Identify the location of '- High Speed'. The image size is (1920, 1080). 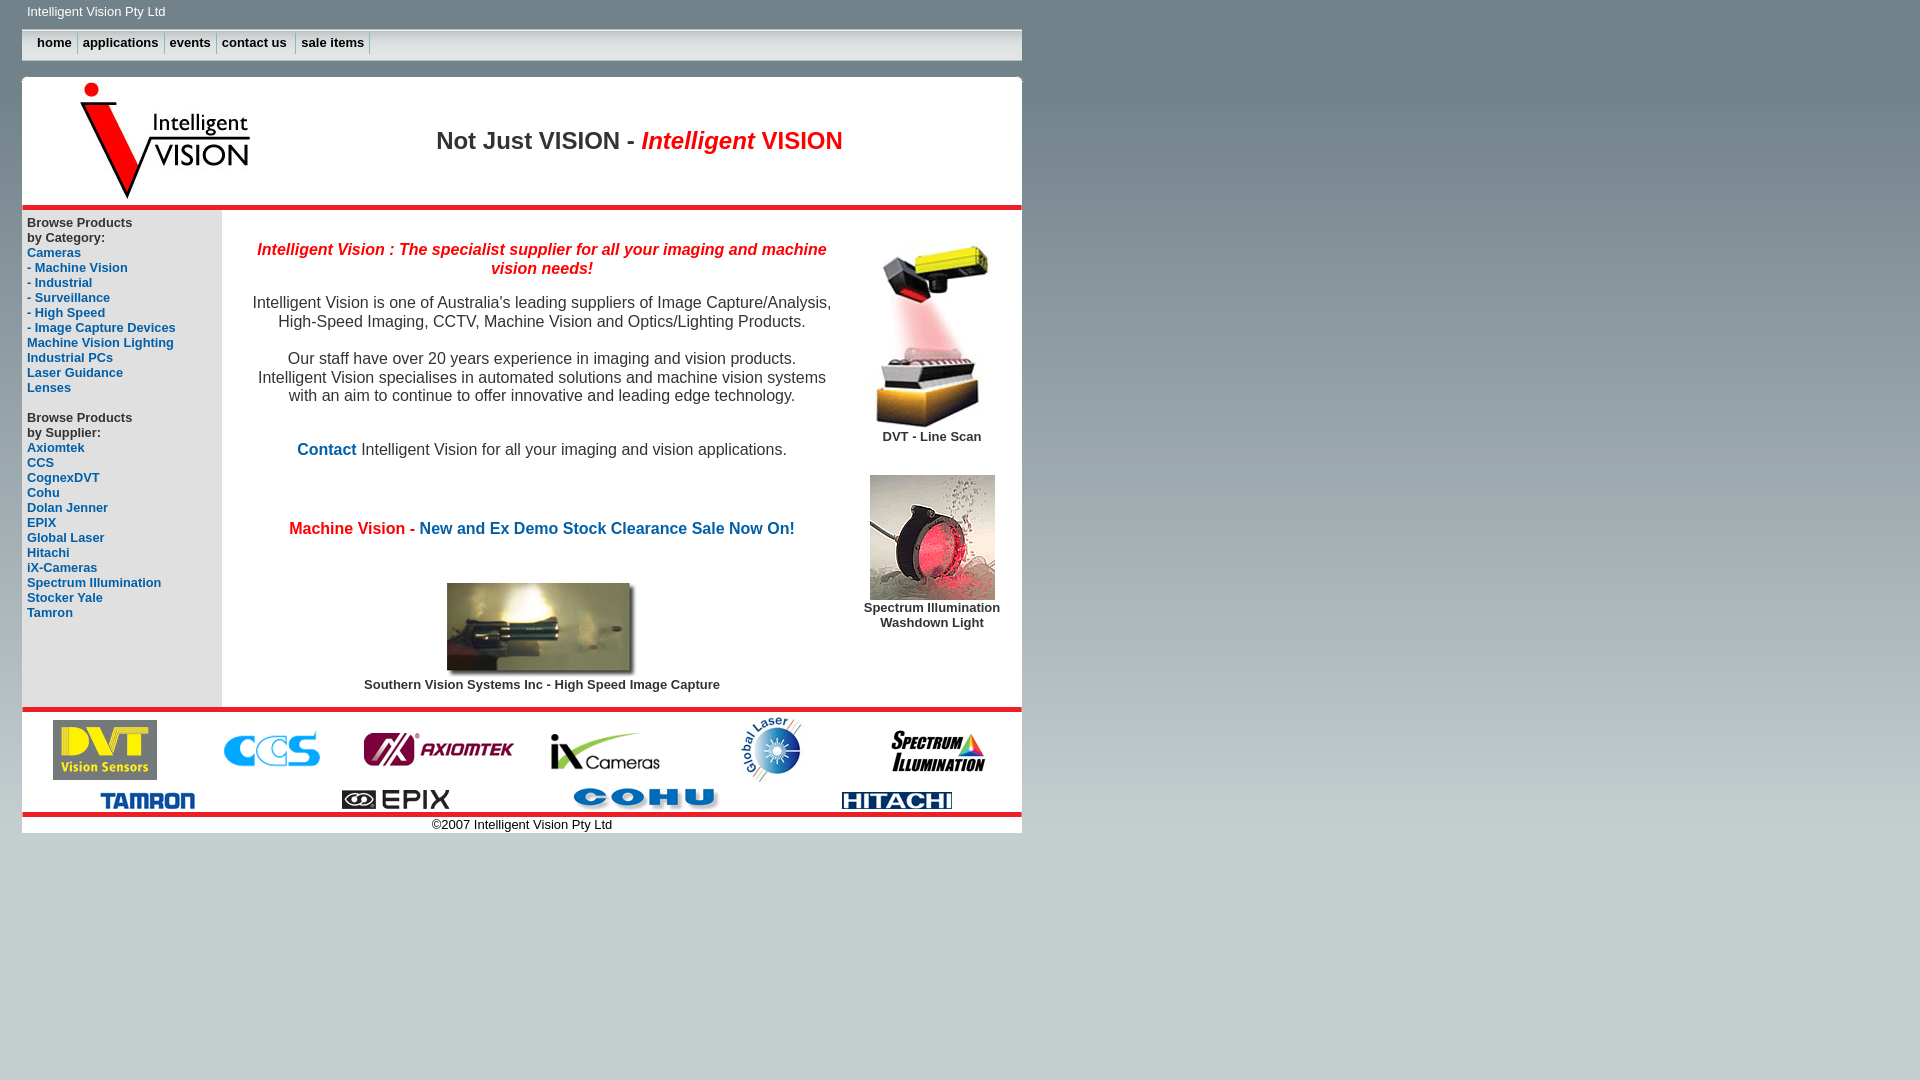
(66, 312).